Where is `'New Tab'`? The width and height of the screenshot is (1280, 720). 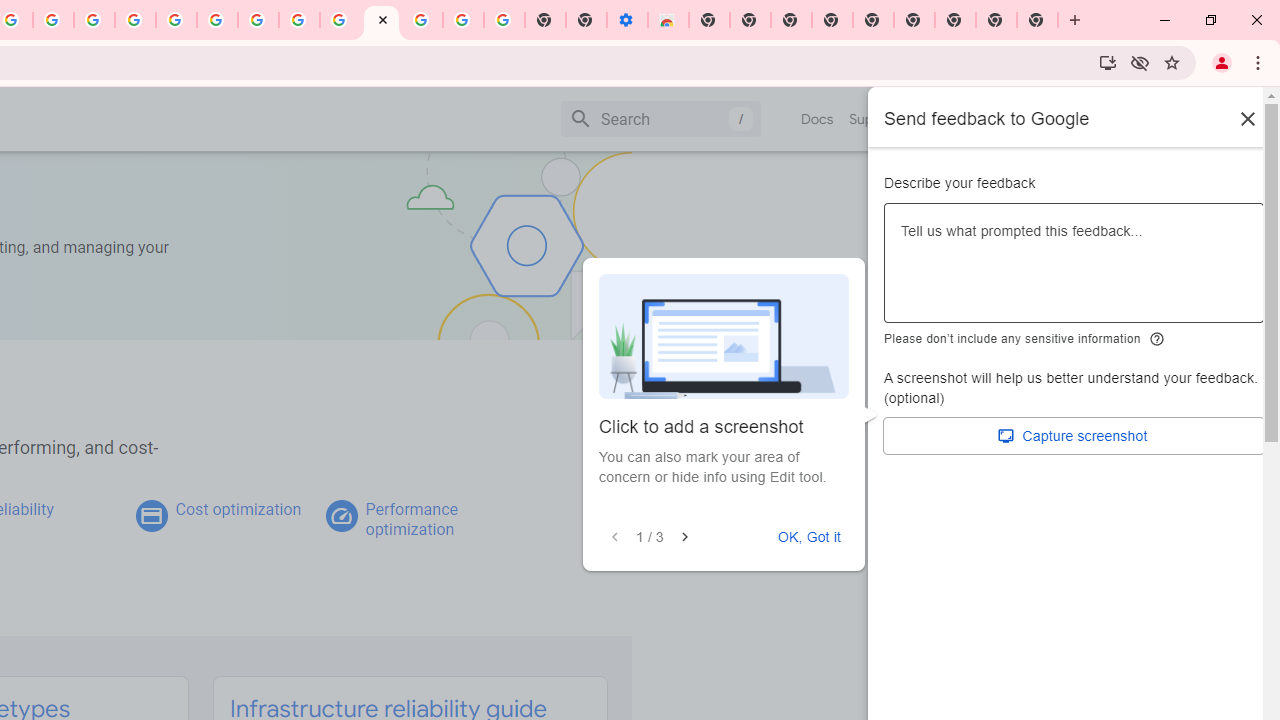
'New Tab' is located at coordinates (1038, 20).